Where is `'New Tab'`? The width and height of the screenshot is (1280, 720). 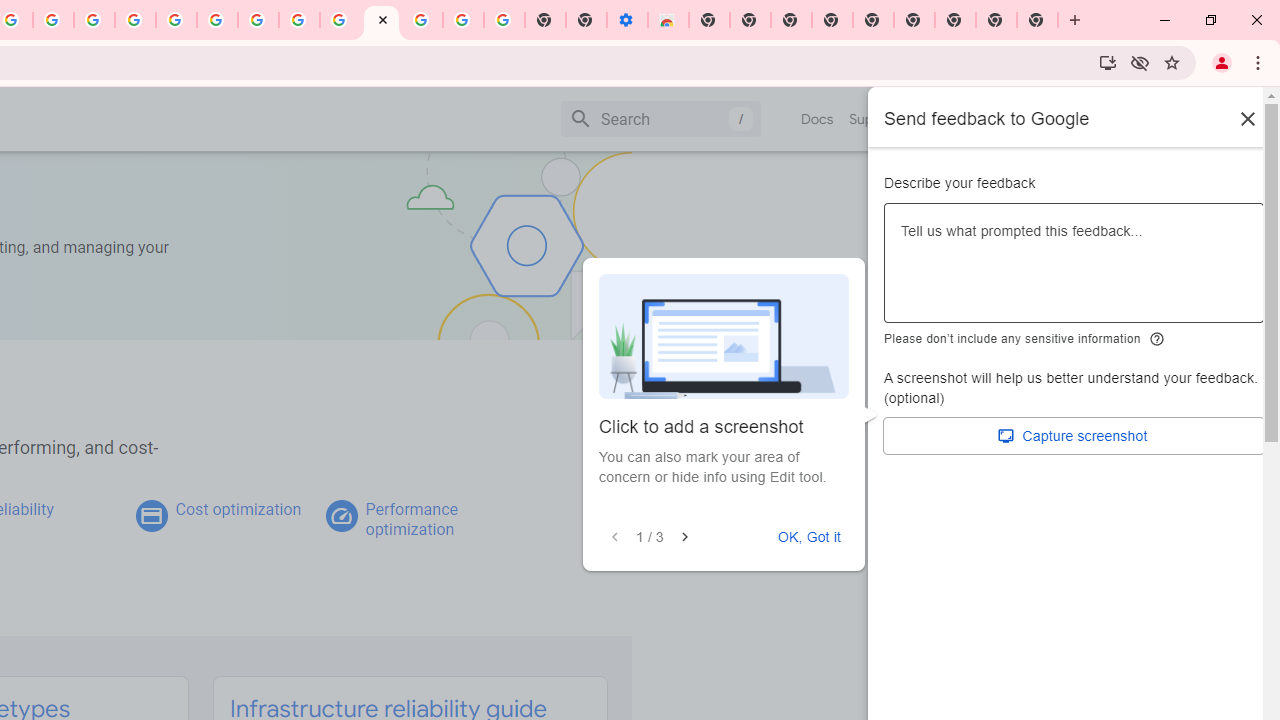
'New Tab' is located at coordinates (1038, 20).